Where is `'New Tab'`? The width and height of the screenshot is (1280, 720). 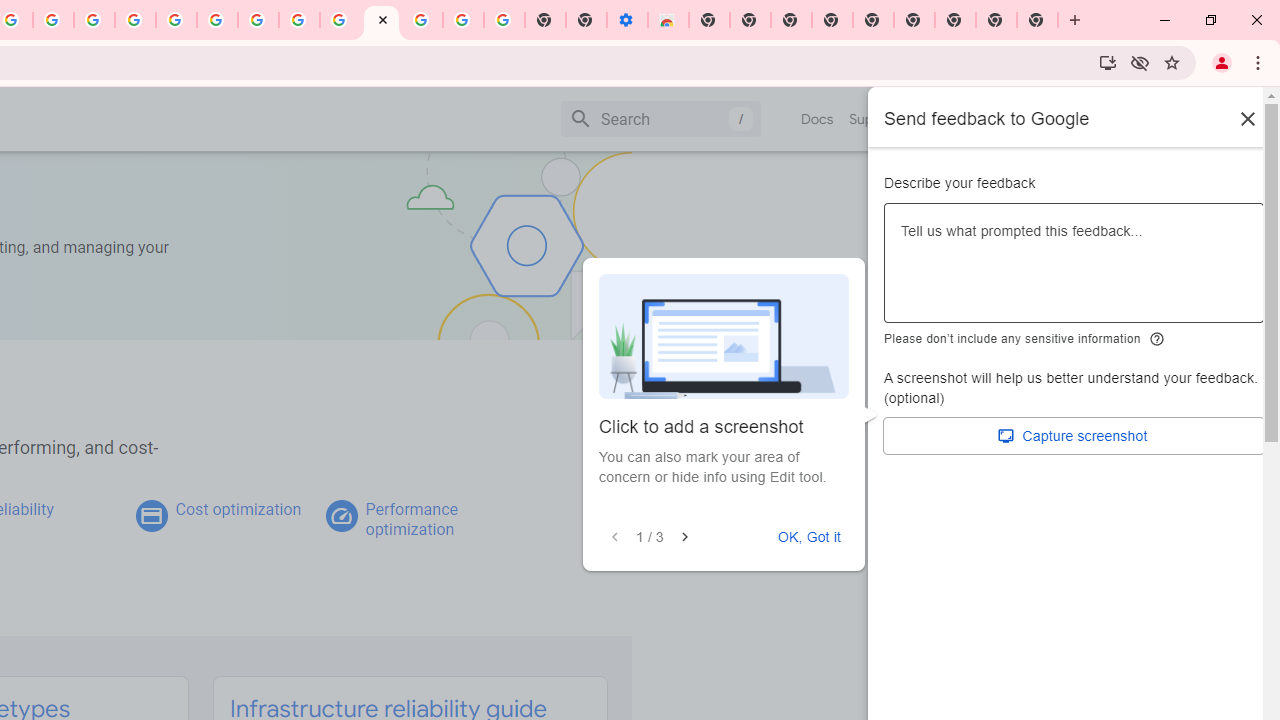
'New Tab' is located at coordinates (1038, 20).